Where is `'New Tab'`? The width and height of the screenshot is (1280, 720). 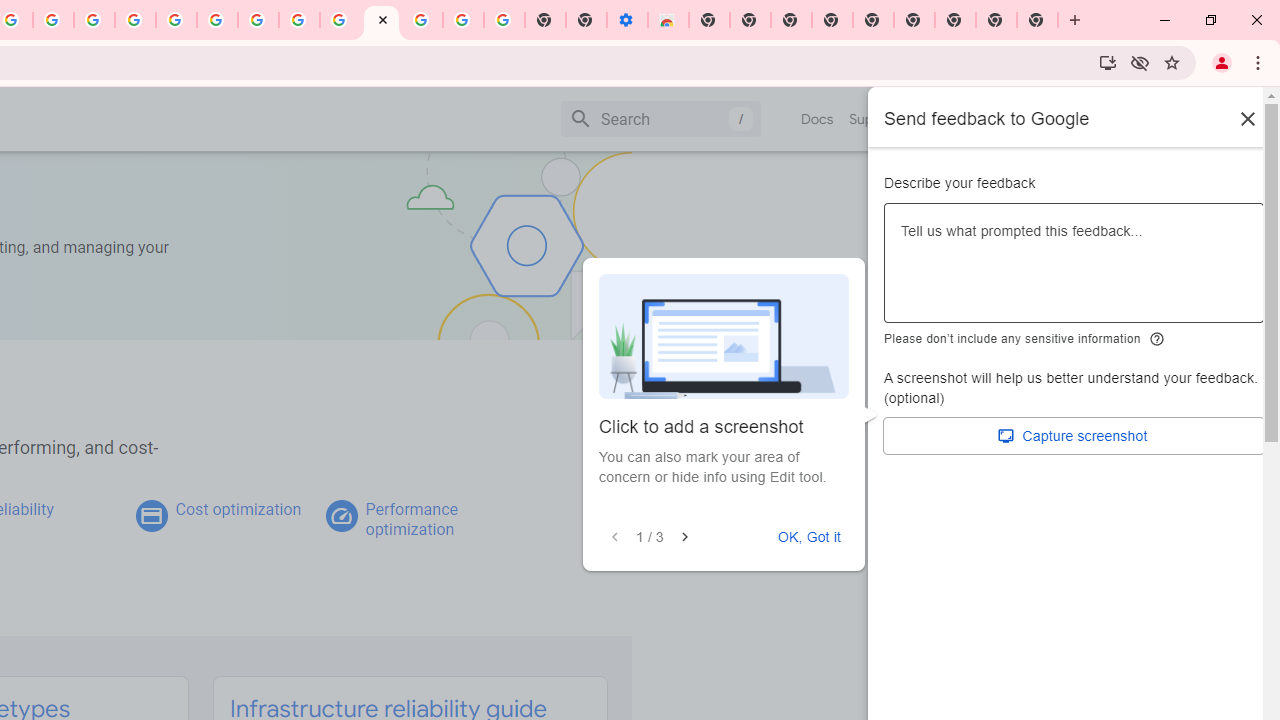
'New Tab' is located at coordinates (1038, 20).